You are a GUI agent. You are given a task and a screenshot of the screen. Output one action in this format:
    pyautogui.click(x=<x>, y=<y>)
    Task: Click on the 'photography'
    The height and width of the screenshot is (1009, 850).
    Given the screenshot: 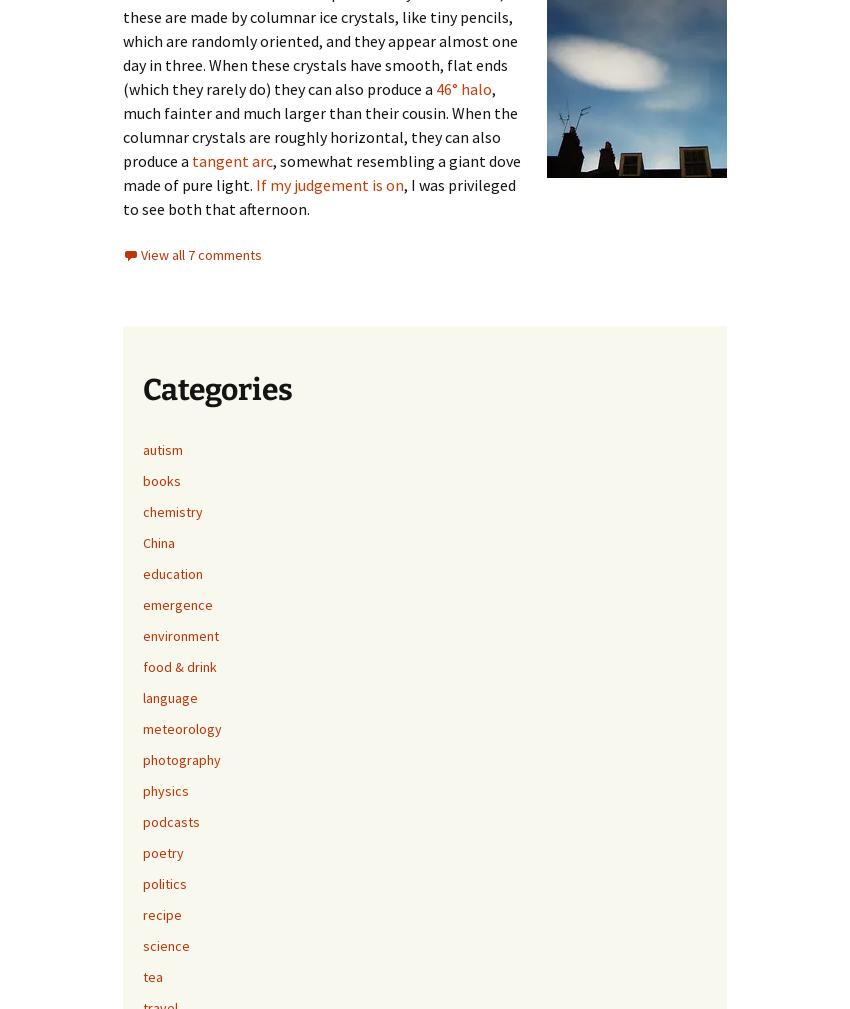 What is the action you would take?
    pyautogui.click(x=180, y=758)
    